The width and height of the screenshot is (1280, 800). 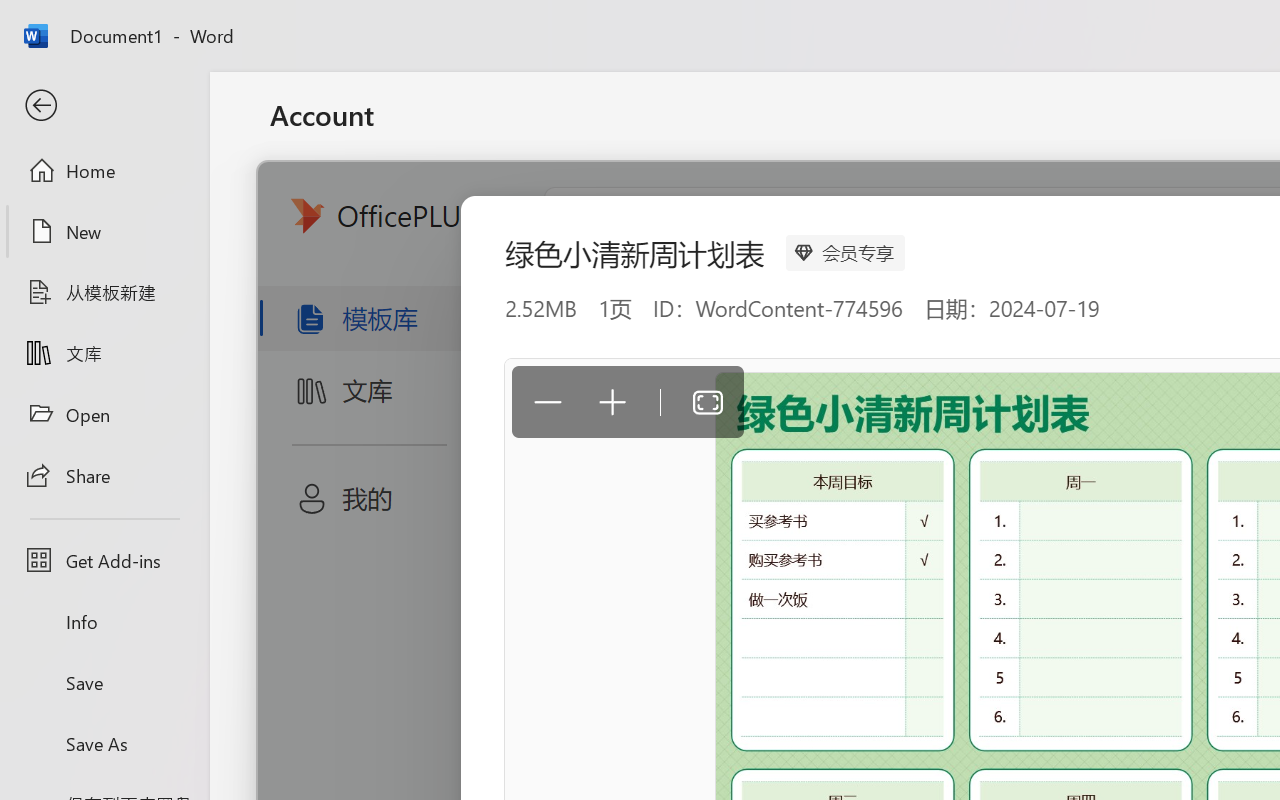 What do you see at coordinates (103, 231) in the screenshot?
I see `'New'` at bounding box center [103, 231].